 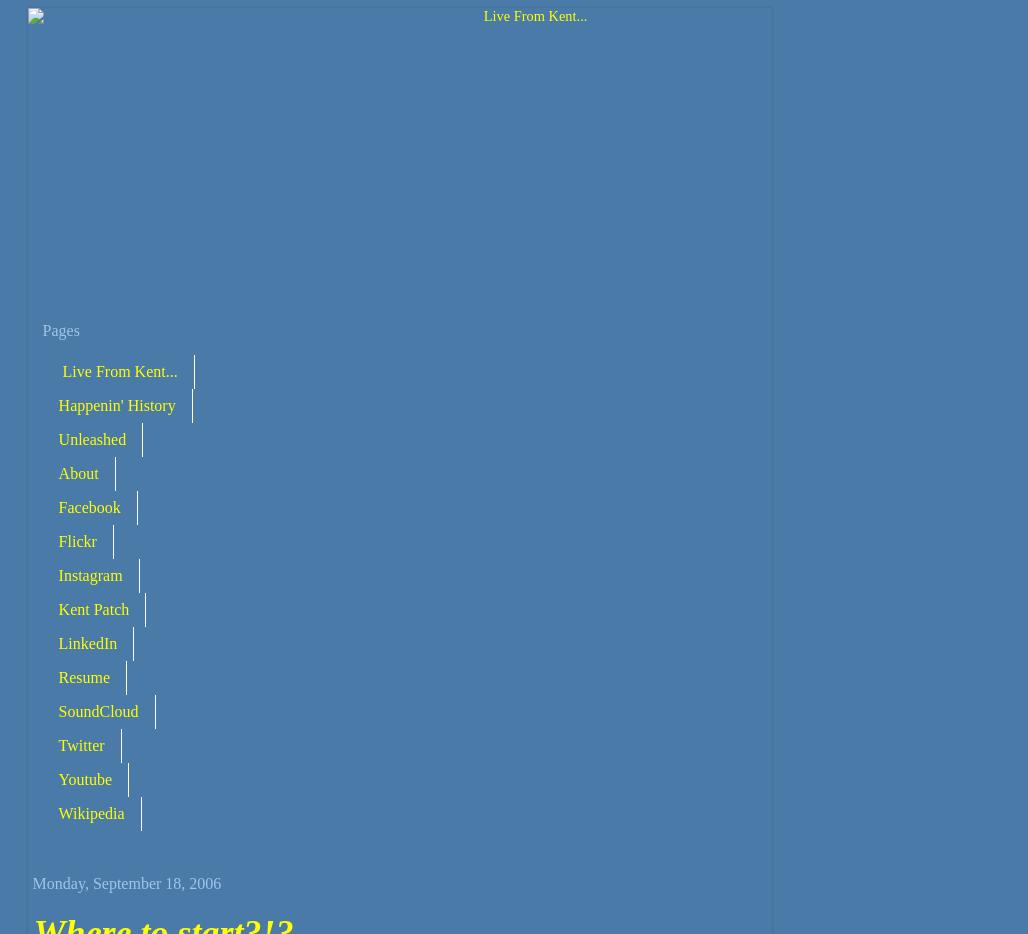 What do you see at coordinates (89, 812) in the screenshot?
I see `'Wikipedia'` at bounding box center [89, 812].